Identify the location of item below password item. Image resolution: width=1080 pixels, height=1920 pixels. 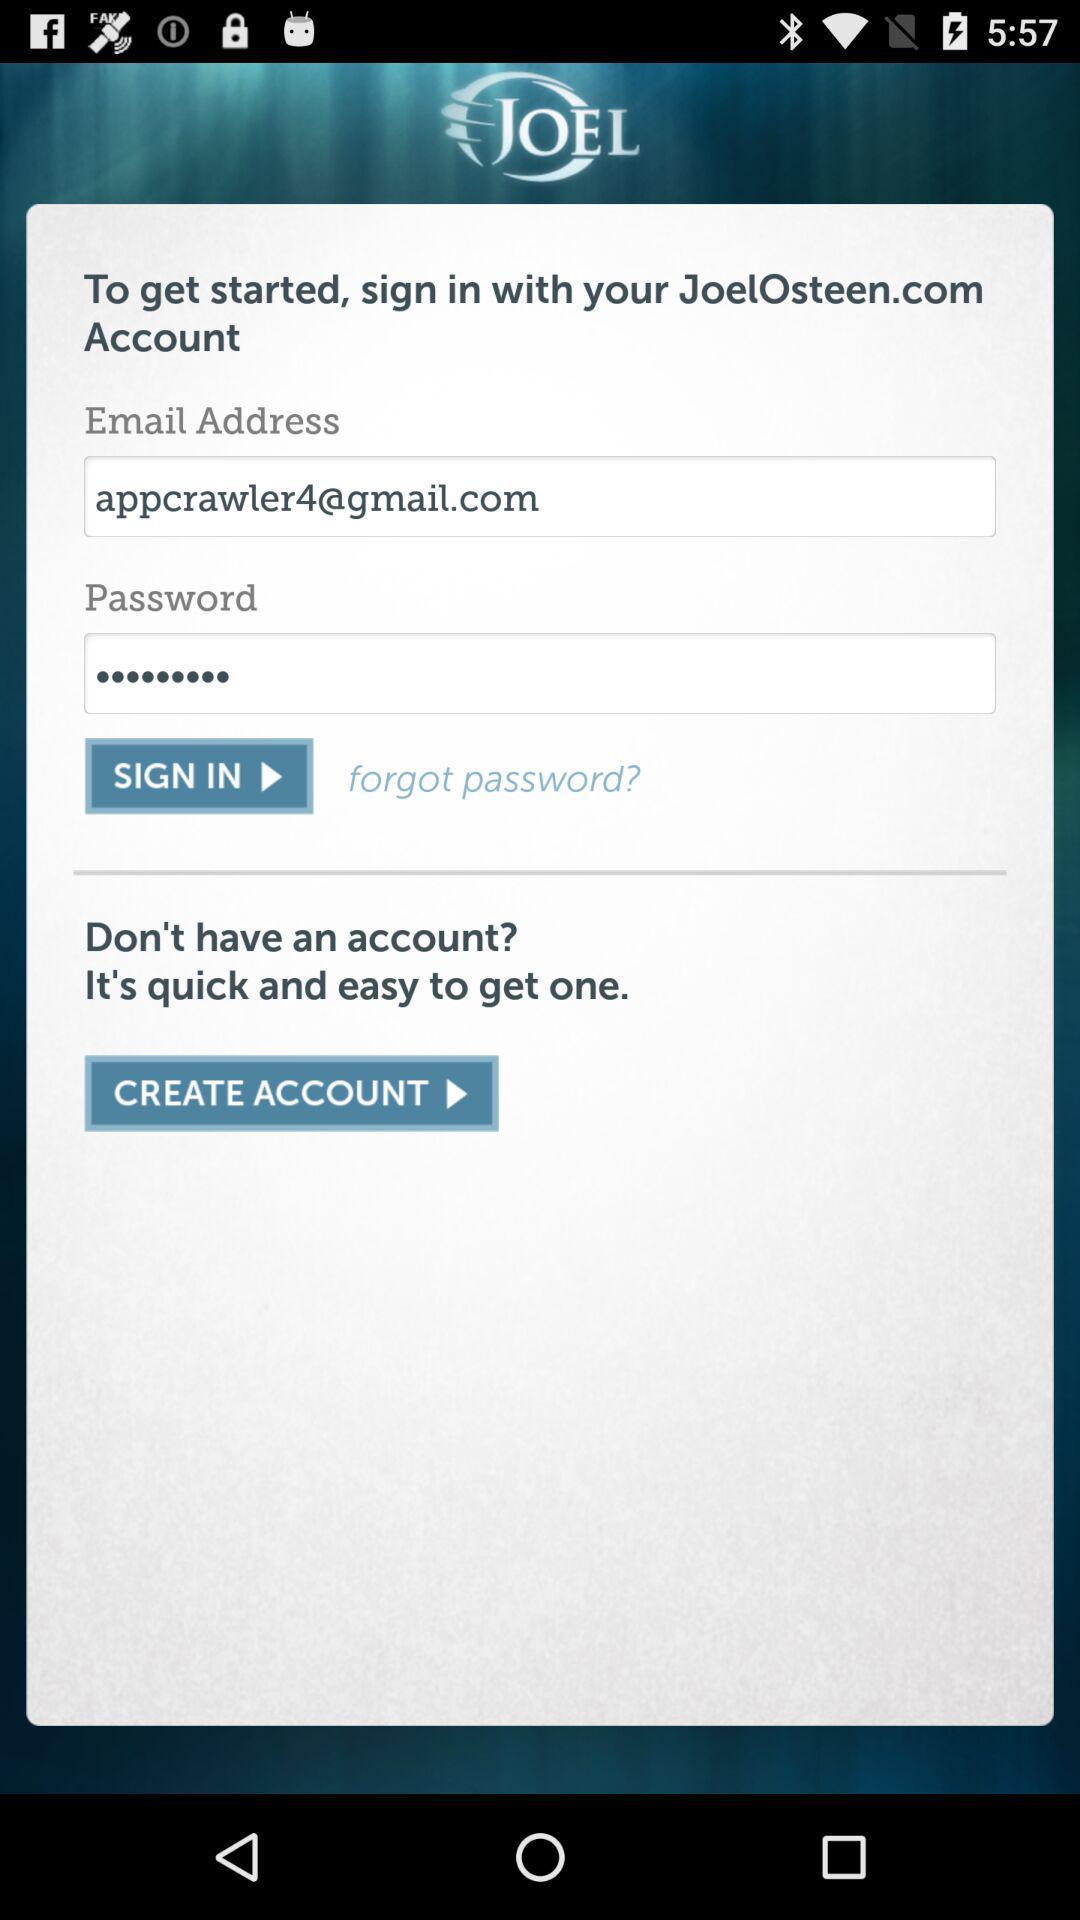
(540, 673).